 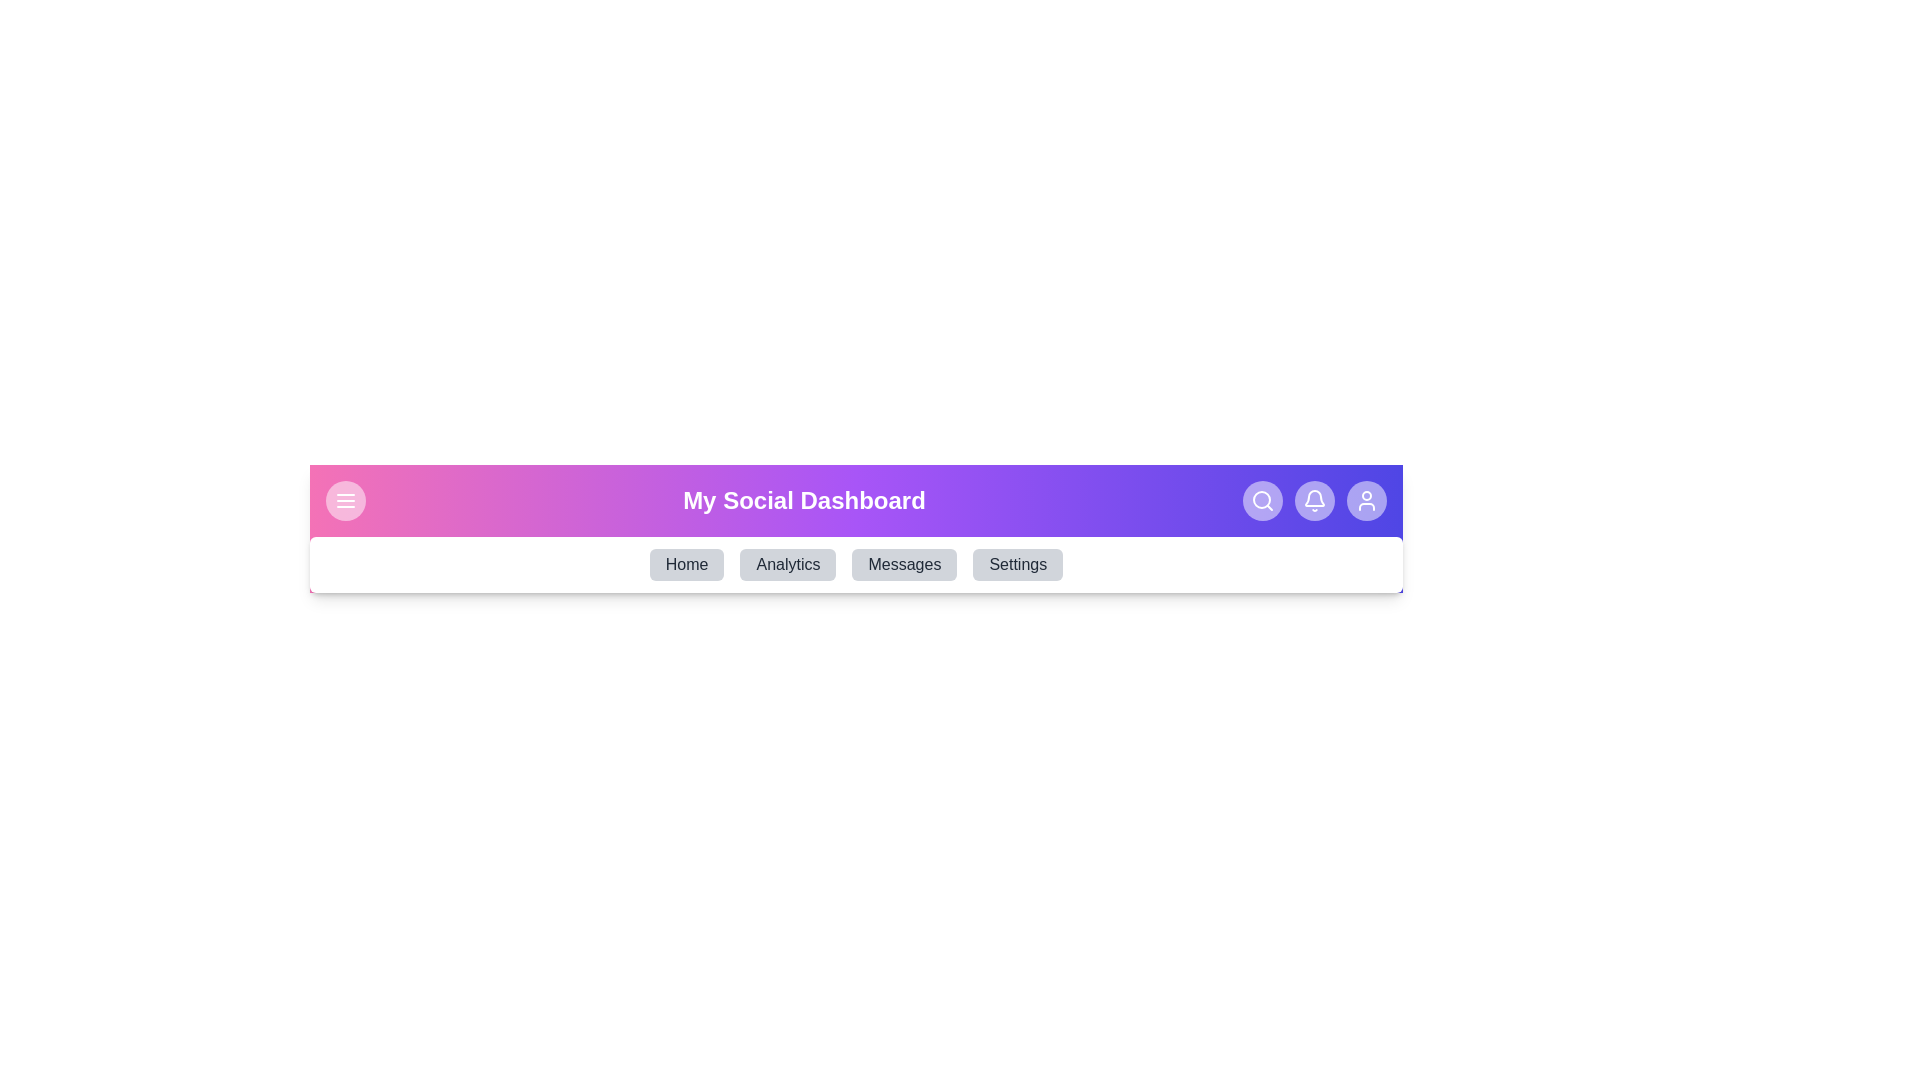 What do you see at coordinates (786, 564) in the screenshot?
I see `the navigation item Analytics from the navigation bar` at bounding box center [786, 564].